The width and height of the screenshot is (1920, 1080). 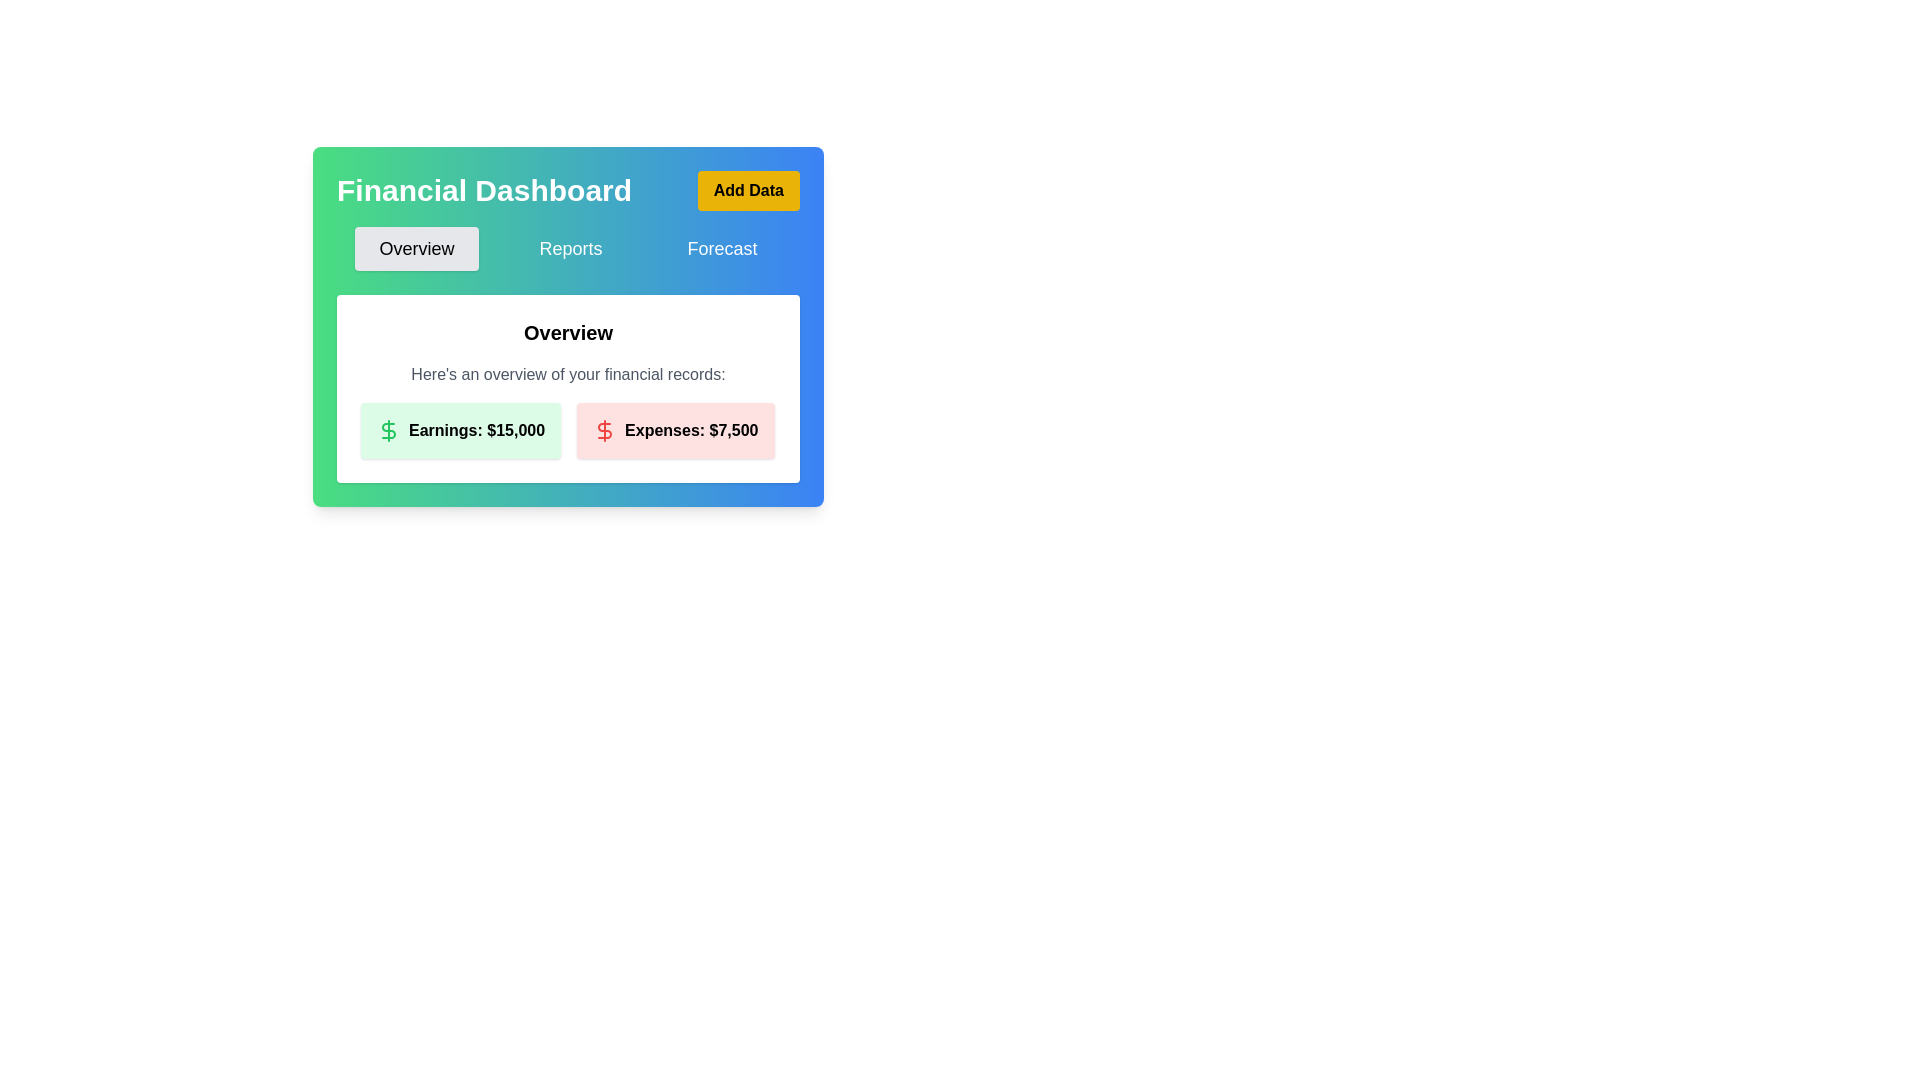 What do you see at coordinates (747, 191) in the screenshot?
I see `the button located at the top-right corner of the dashboard bar next to 'Financial Dashboard'` at bounding box center [747, 191].